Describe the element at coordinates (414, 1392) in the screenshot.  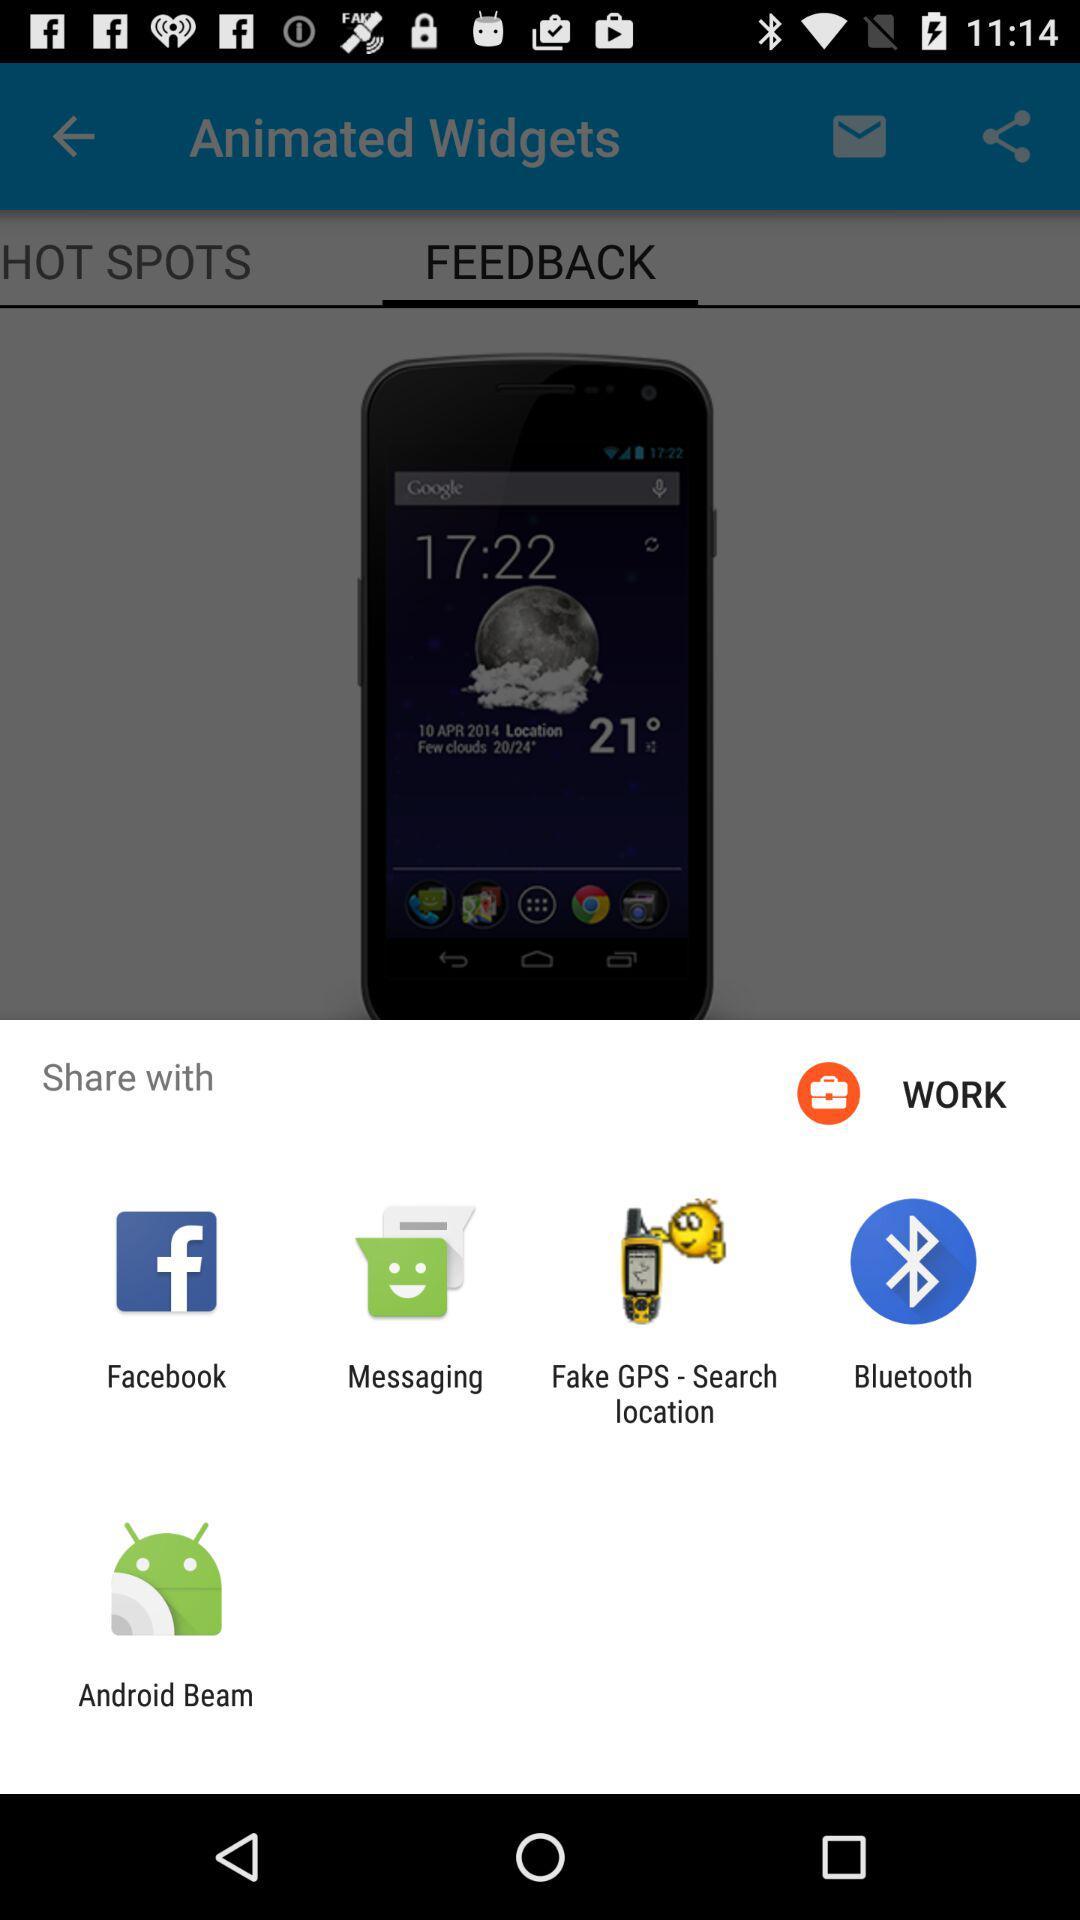
I see `messaging app` at that location.